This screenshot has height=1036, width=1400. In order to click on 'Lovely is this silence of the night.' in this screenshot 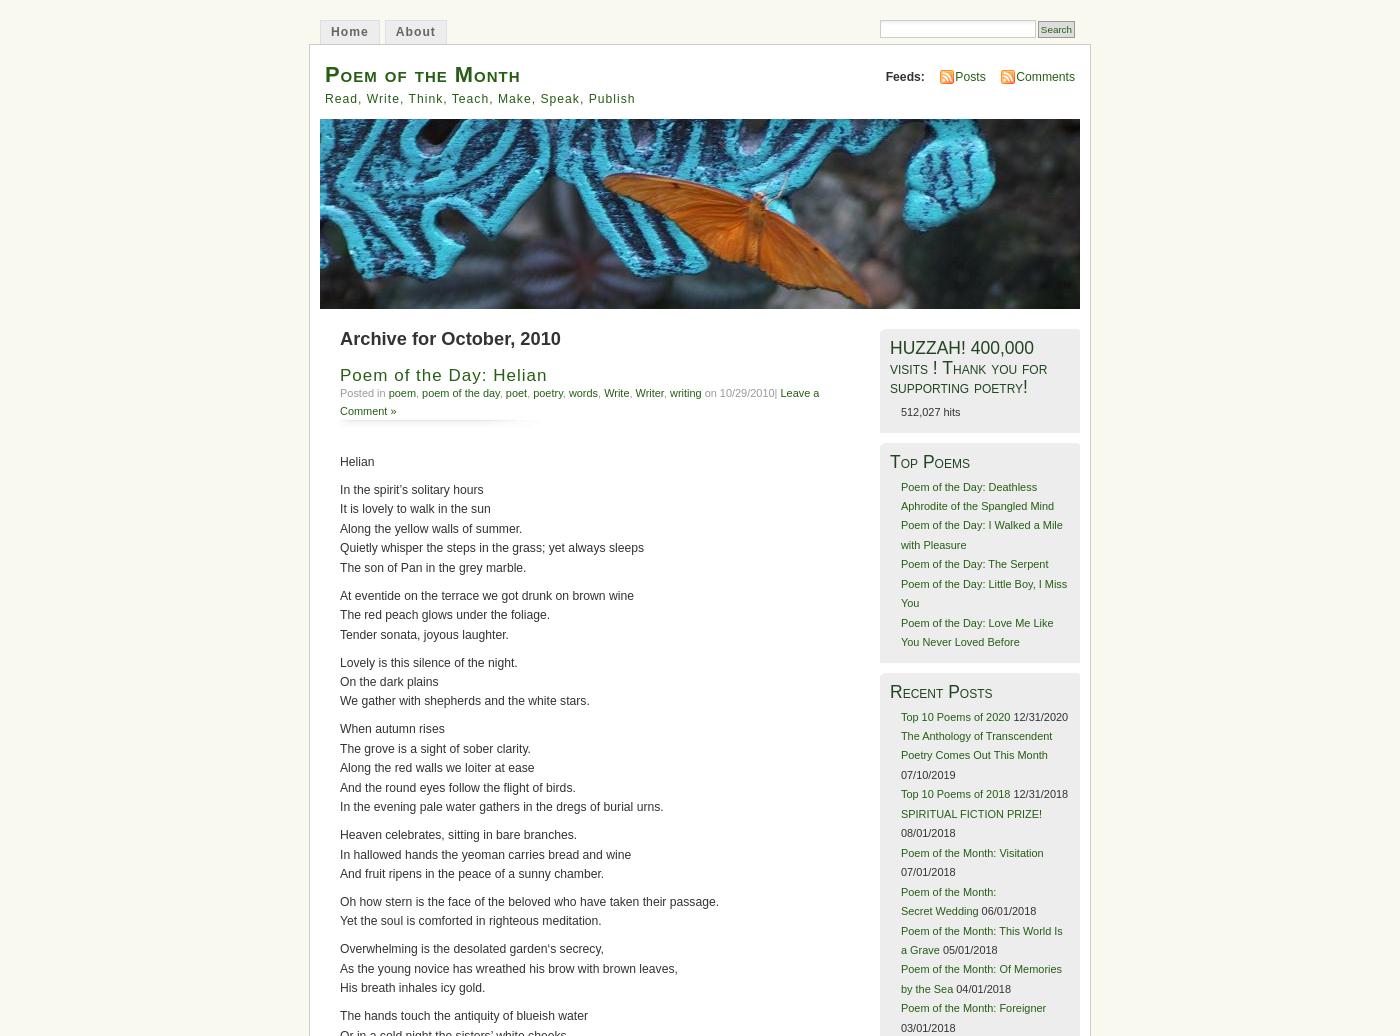, I will do `click(428, 662)`.